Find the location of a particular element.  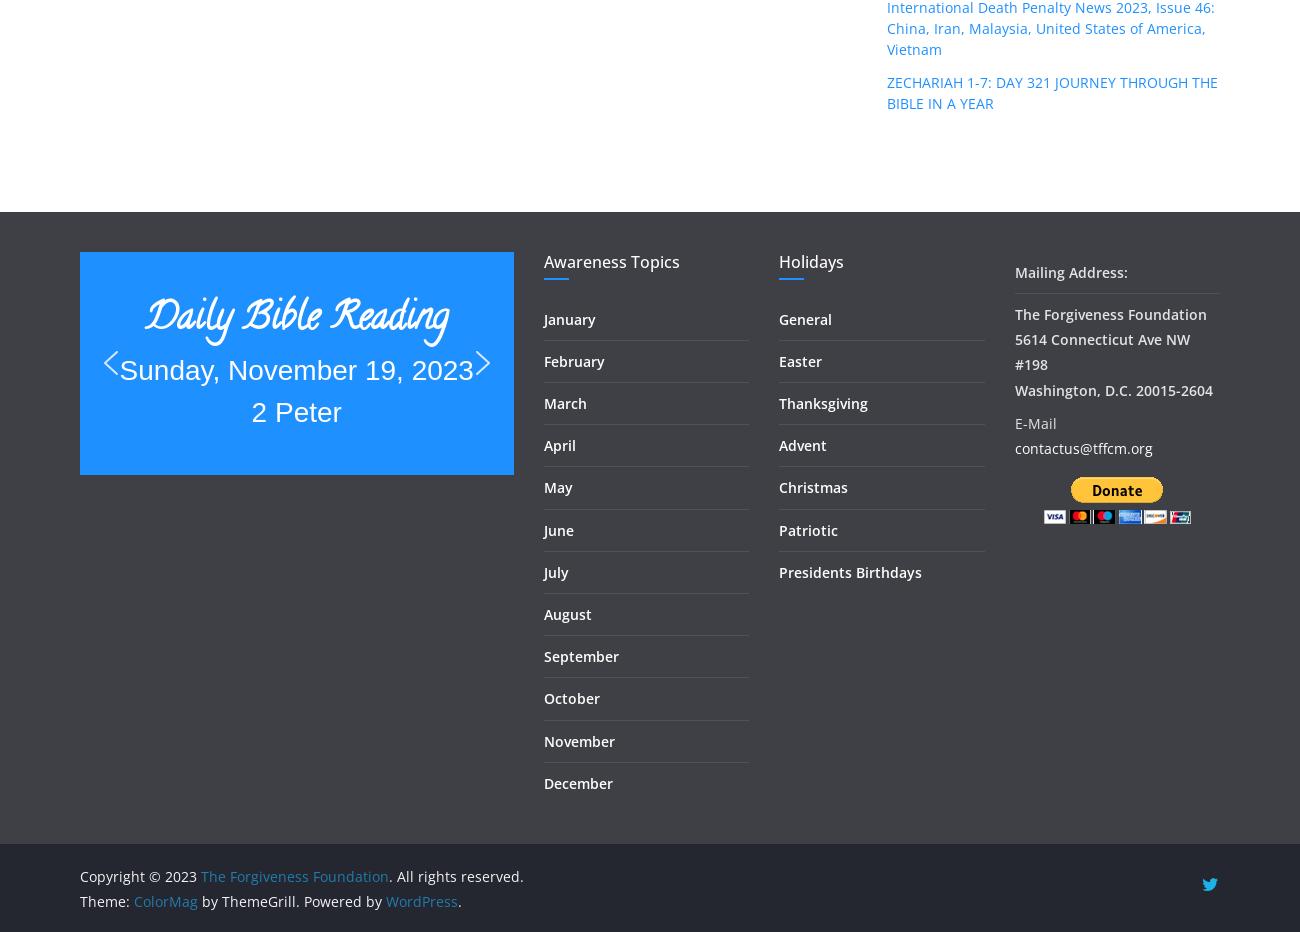

'ZECHARIAH 1-7: DAY 321 JOURNEY THROUGH THE BIBLE IN A YEAR' is located at coordinates (1052, 91).